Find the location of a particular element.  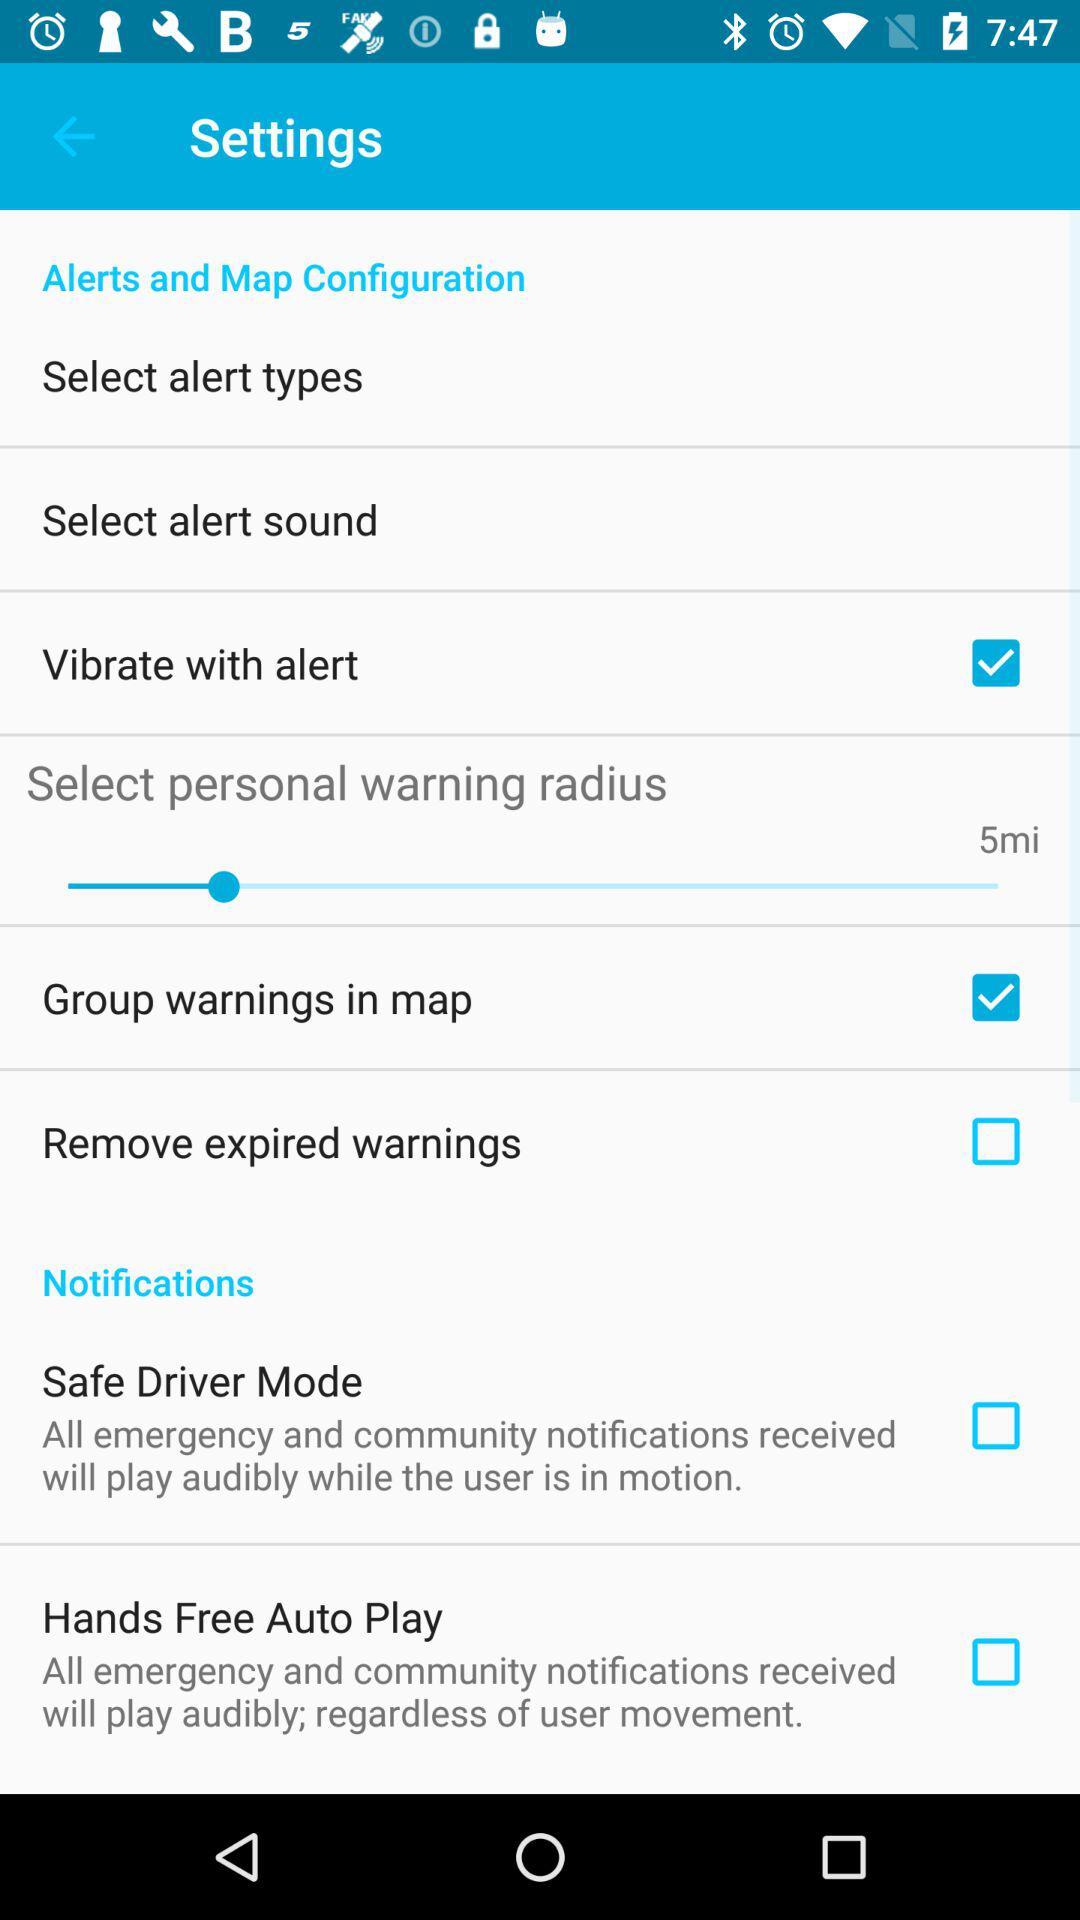

the select personal warning icon is located at coordinates (532, 780).